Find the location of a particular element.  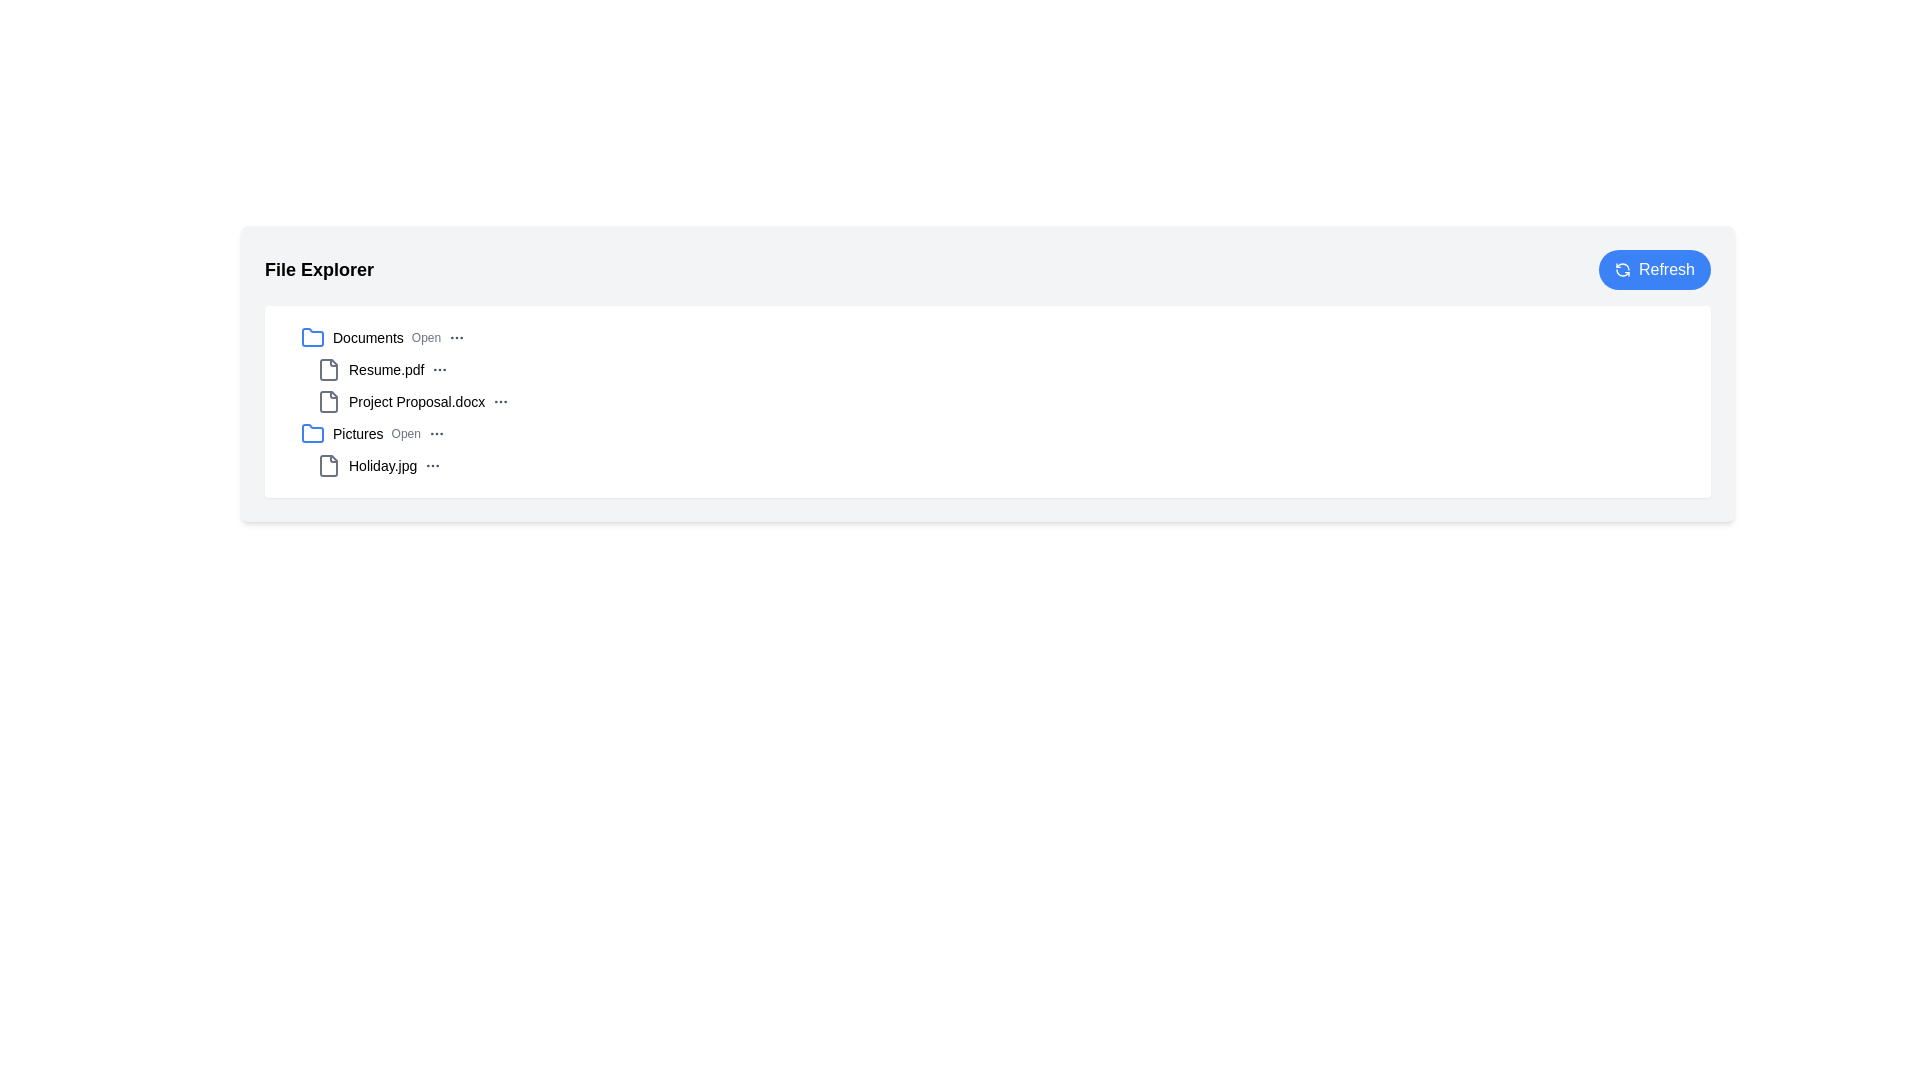

the text label reading 'Holiday.jpg' to focus or interact indirectly with the associated file entry in the file explorer interface is located at coordinates (383, 466).